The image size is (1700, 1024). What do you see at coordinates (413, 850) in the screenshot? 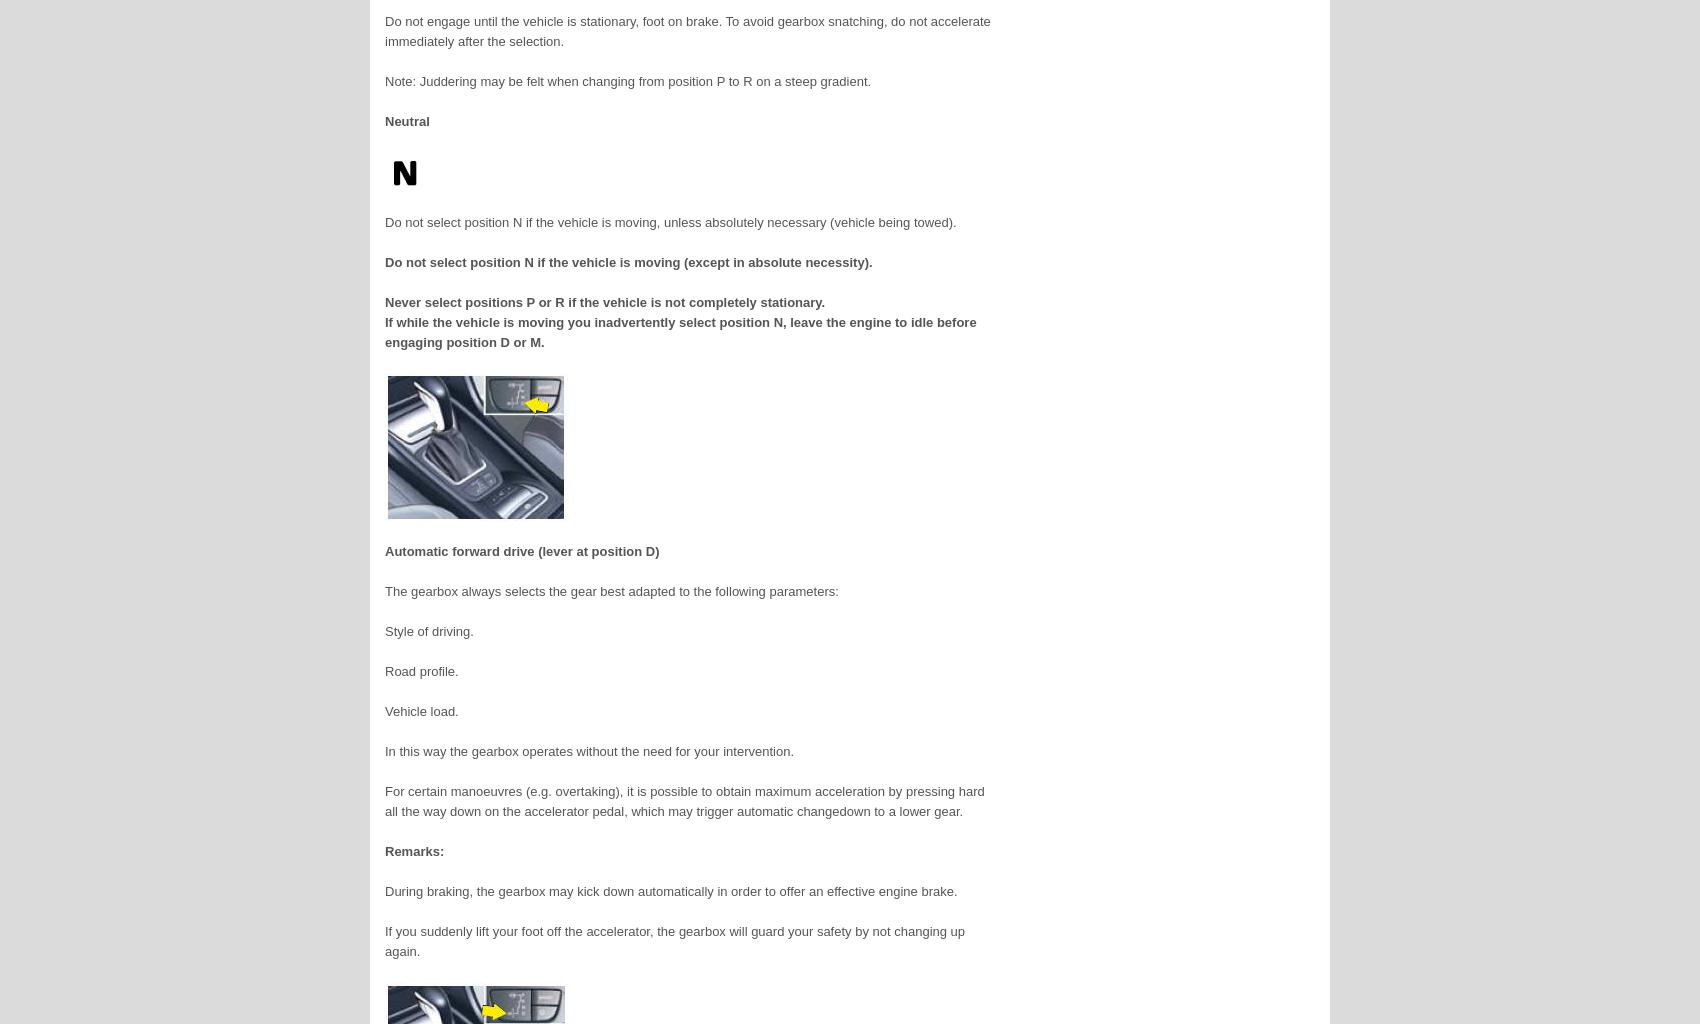
I see `'Remarks:'` at bounding box center [413, 850].